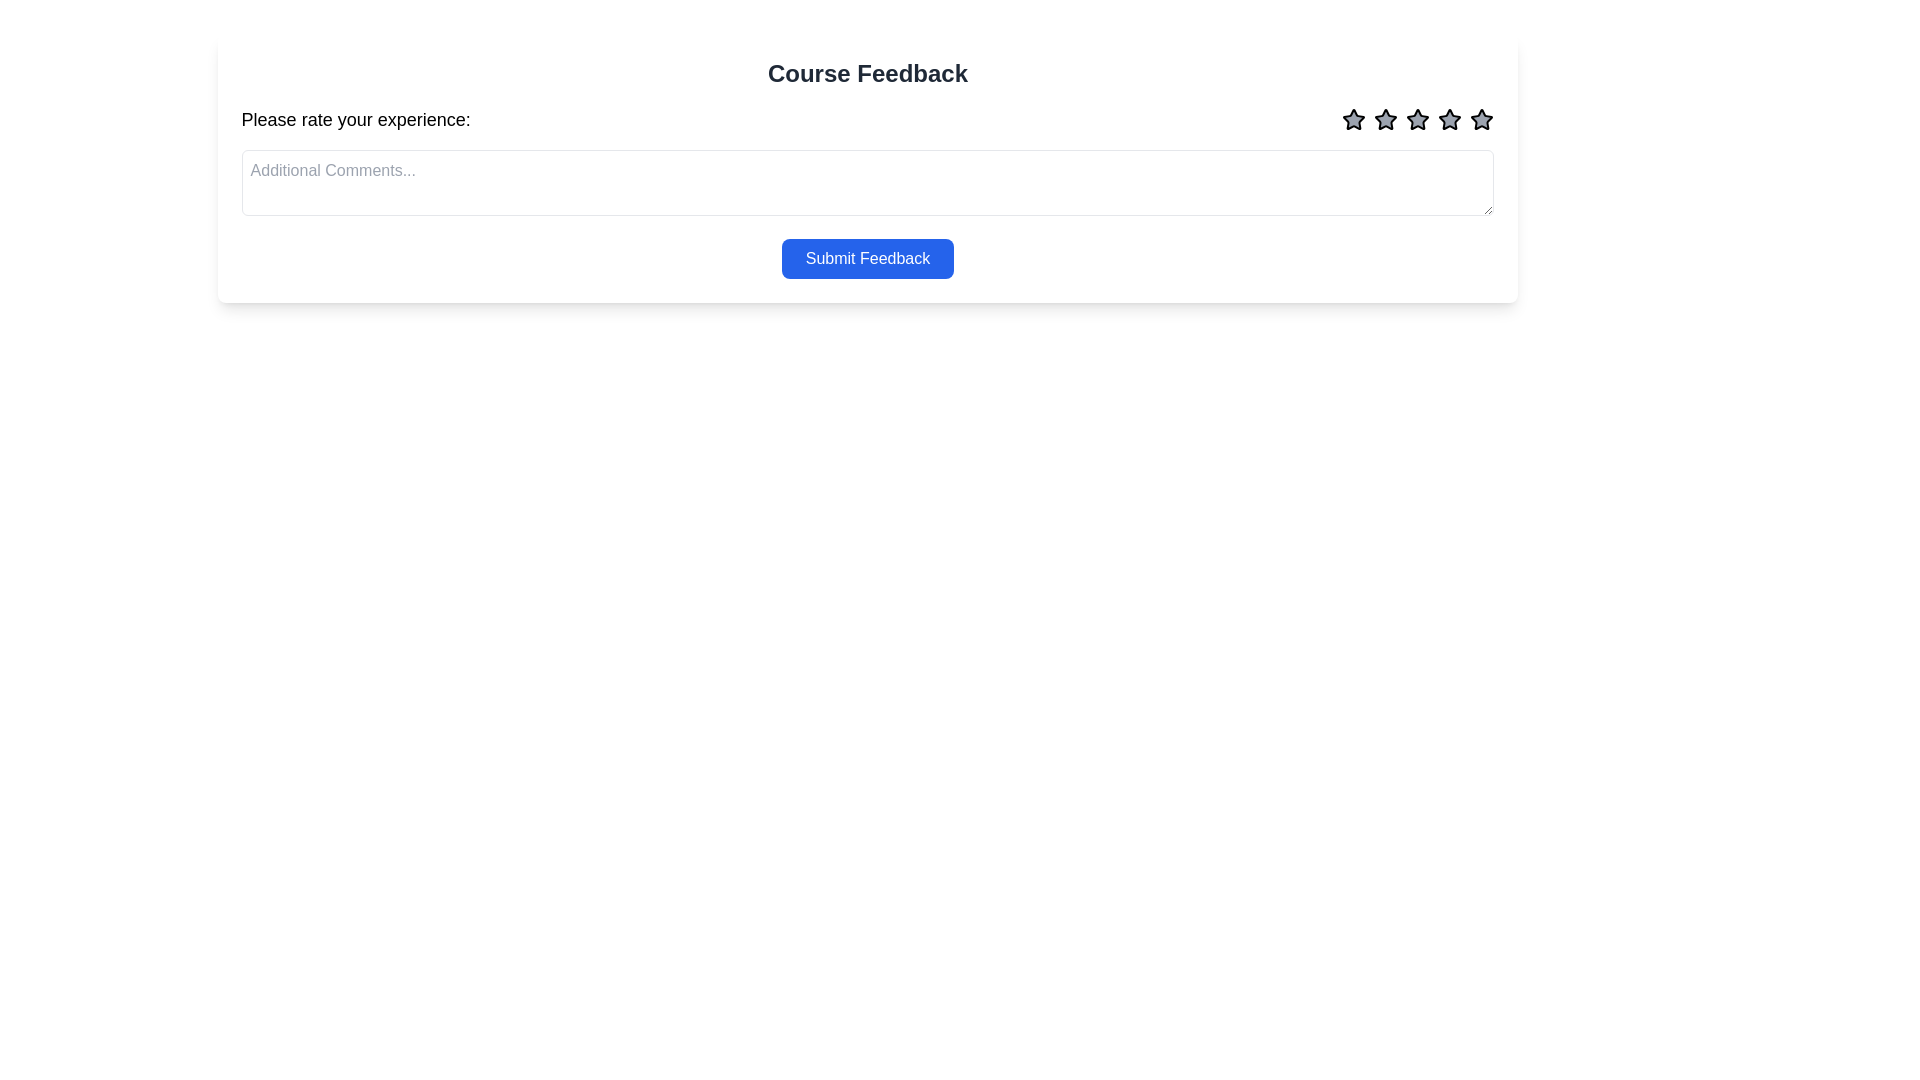 The width and height of the screenshot is (1920, 1080). Describe the element at coordinates (1482, 119) in the screenshot. I see `the inactive star-shaped icon, which is the fifth star in a horizontal row of five stars, to rate it` at that location.